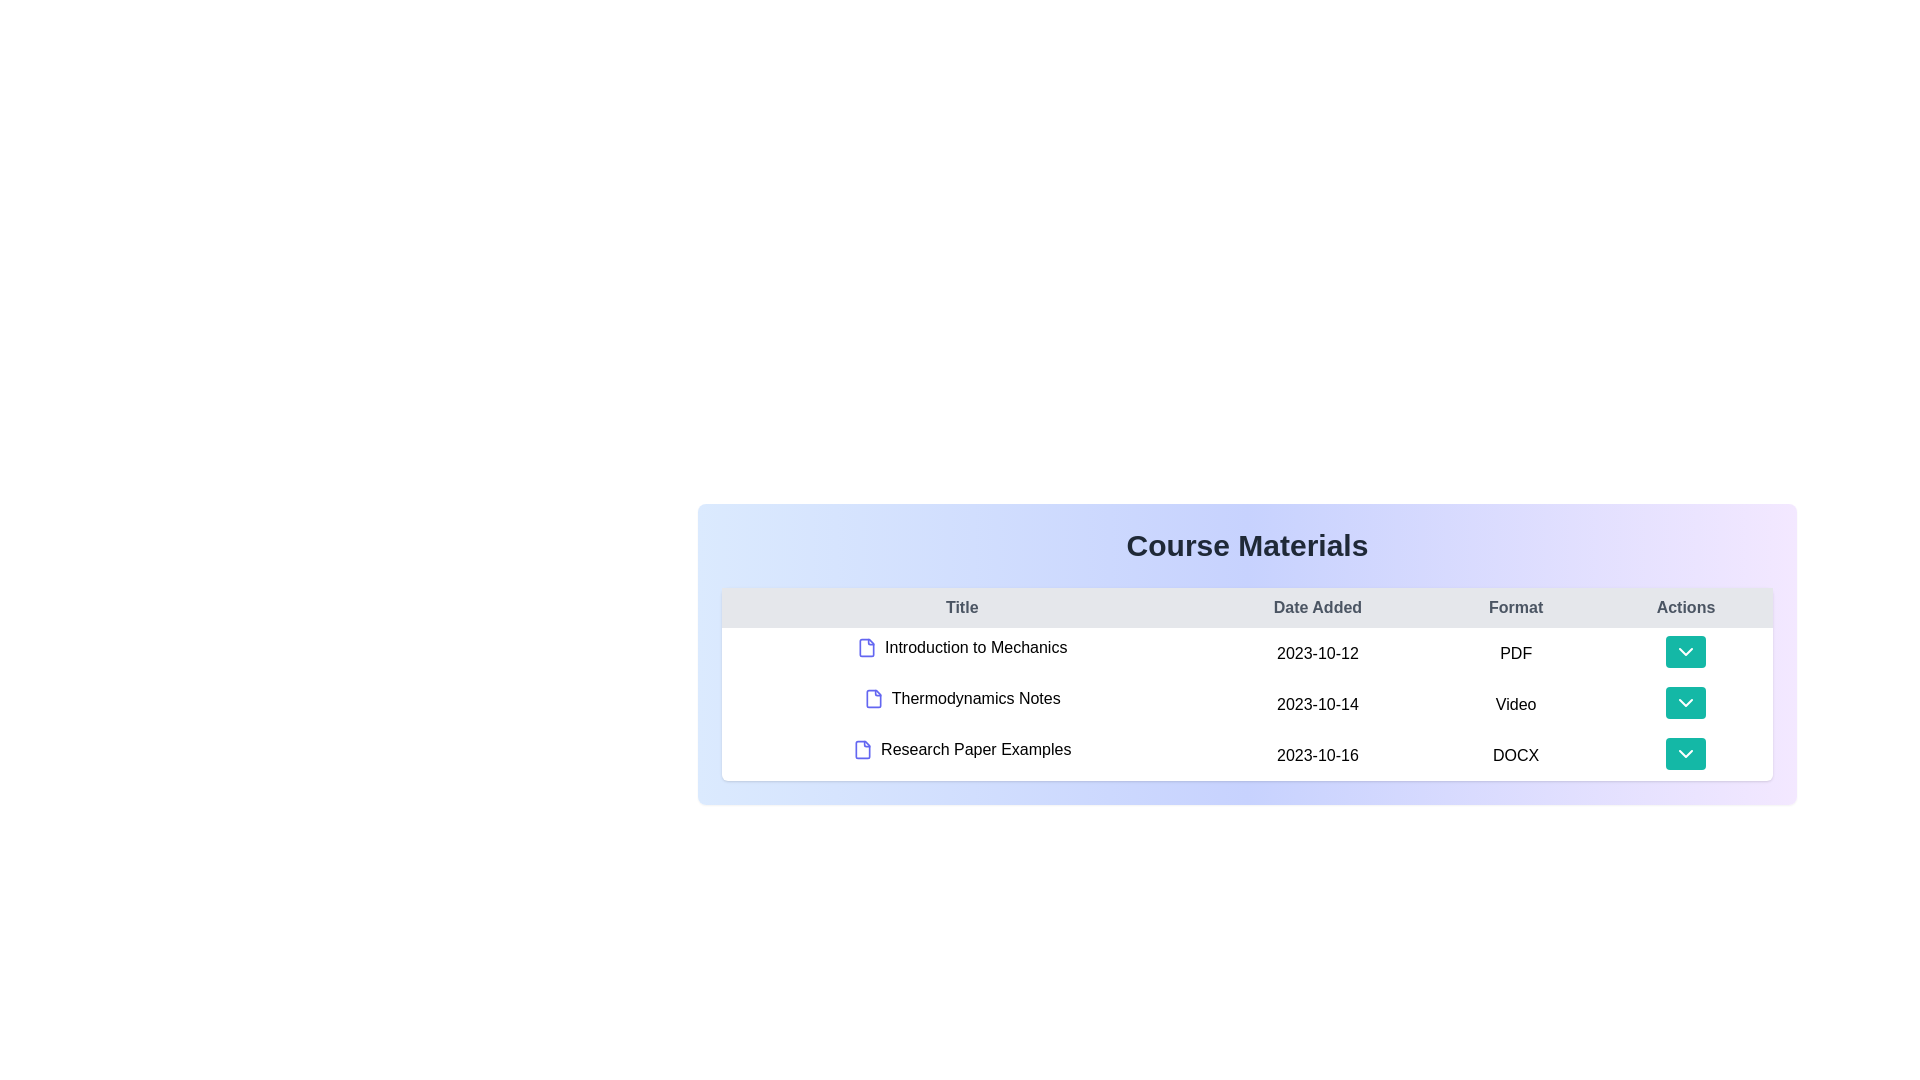 The image size is (1920, 1080). Describe the element at coordinates (1684, 607) in the screenshot. I see `the header label located on the rightmost side of the horizontal header bar, which identifies the column for action options related to the listed items in the table` at that location.